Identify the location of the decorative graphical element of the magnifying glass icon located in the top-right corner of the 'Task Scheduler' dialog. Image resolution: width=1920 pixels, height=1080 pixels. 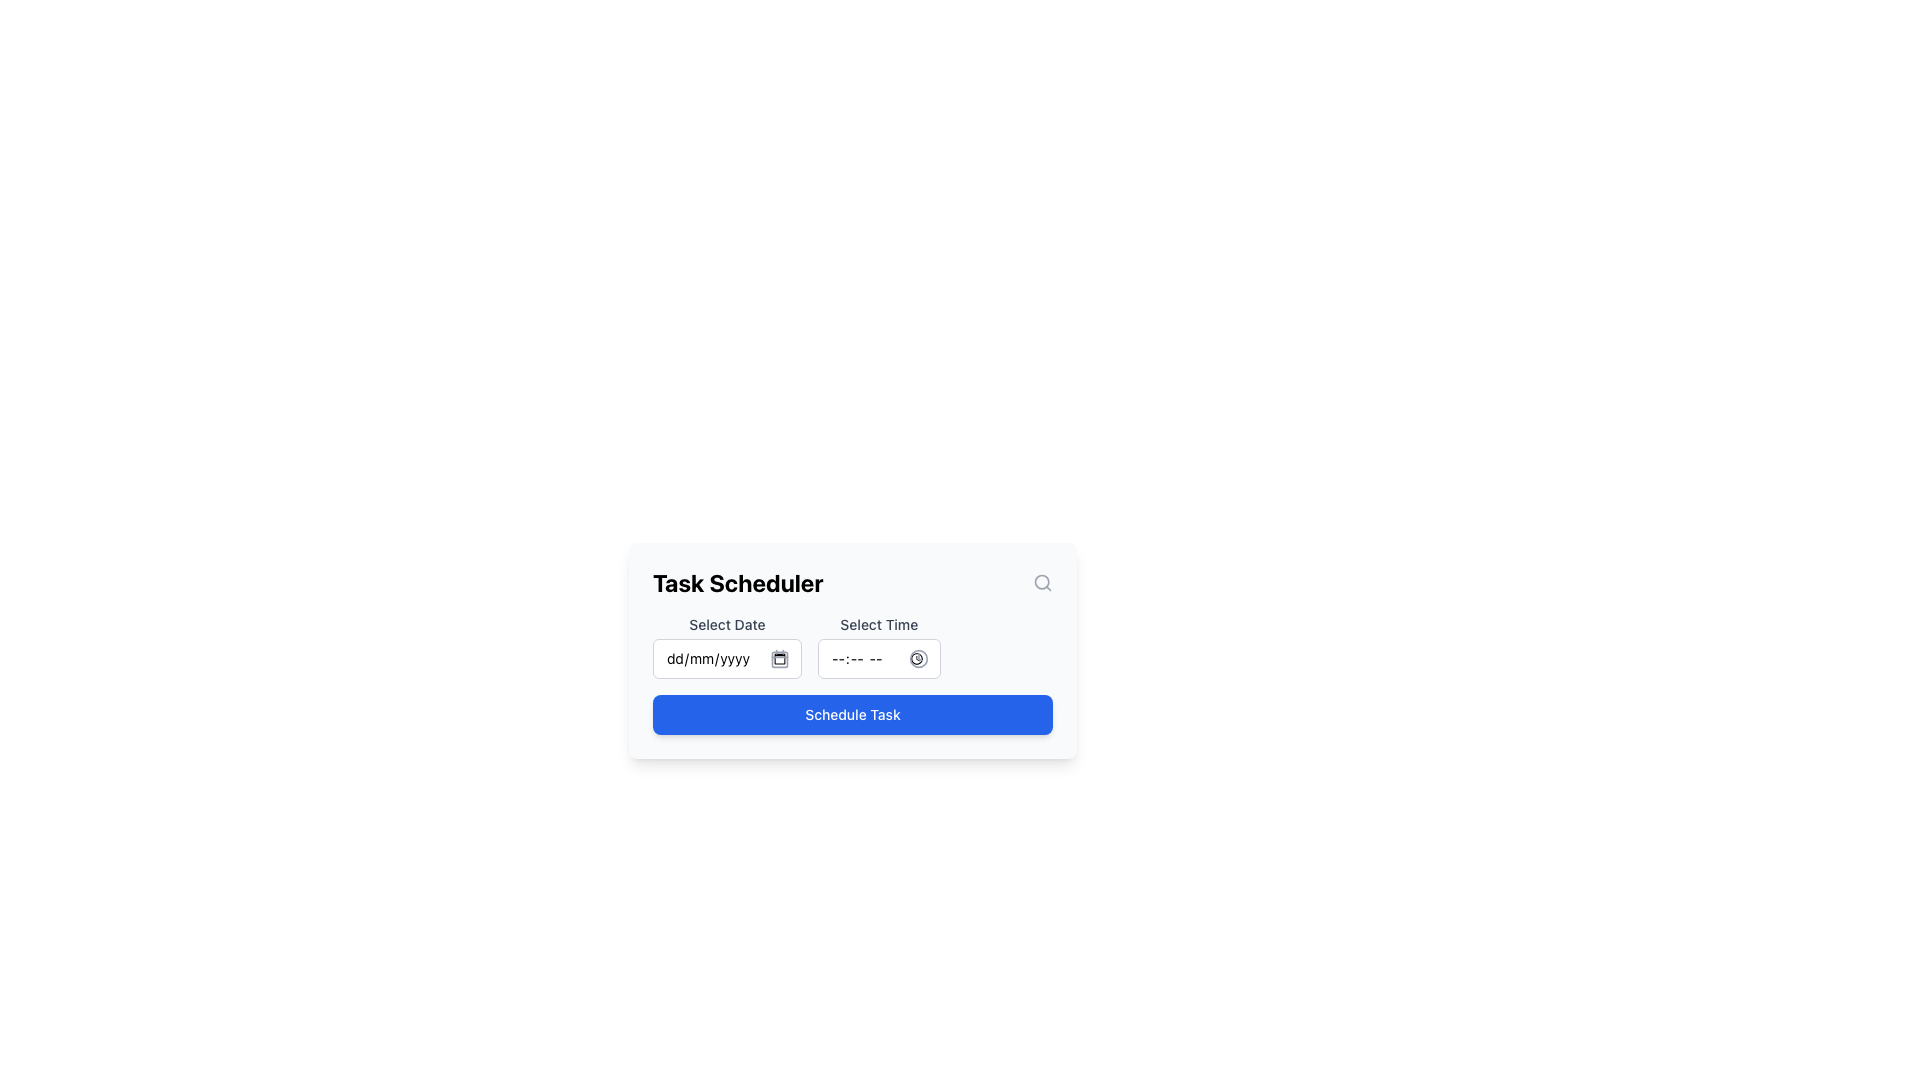
(1041, 582).